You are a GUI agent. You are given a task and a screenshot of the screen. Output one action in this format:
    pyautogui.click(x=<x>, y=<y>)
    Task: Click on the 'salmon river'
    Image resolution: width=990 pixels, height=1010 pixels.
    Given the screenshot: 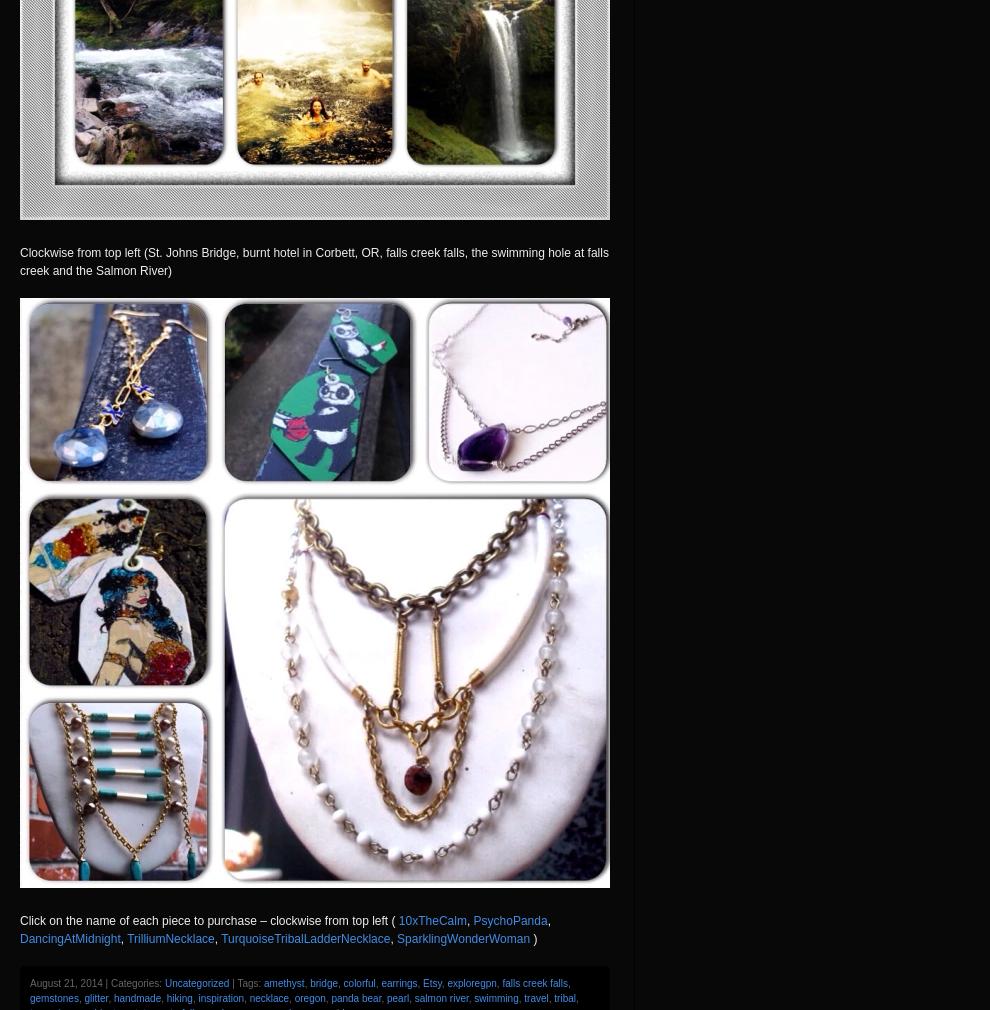 What is the action you would take?
    pyautogui.click(x=440, y=997)
    